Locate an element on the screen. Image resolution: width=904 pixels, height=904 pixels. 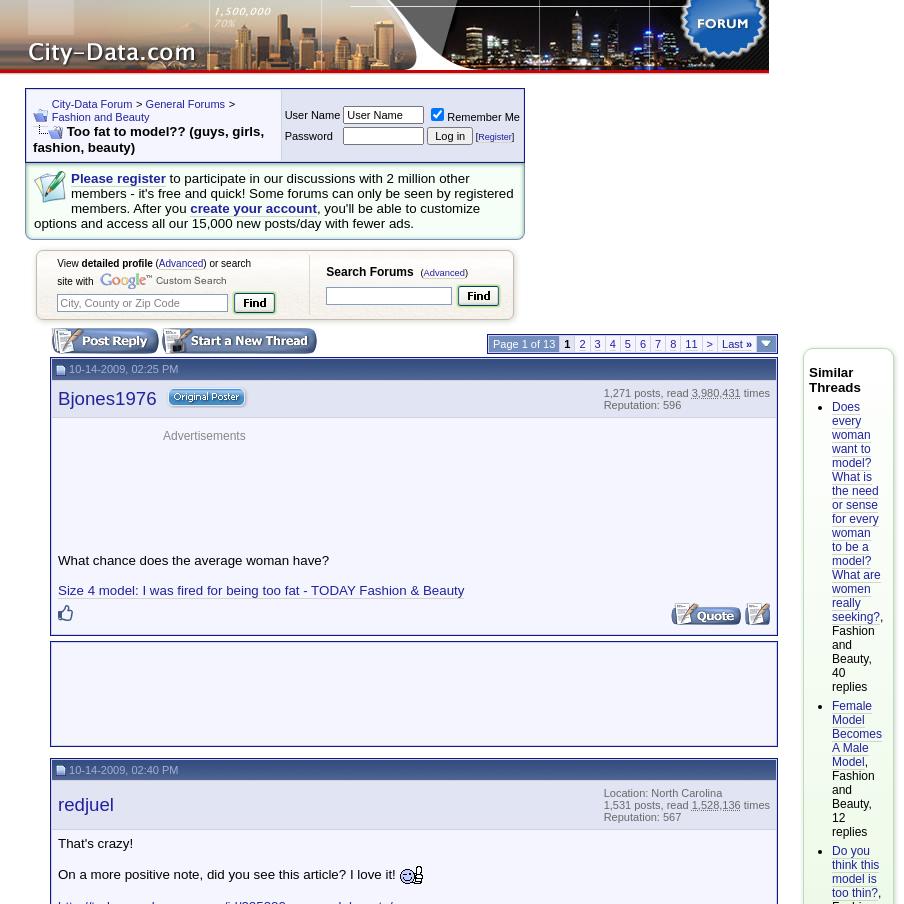
'Last' is located at coordinates (732, 341).